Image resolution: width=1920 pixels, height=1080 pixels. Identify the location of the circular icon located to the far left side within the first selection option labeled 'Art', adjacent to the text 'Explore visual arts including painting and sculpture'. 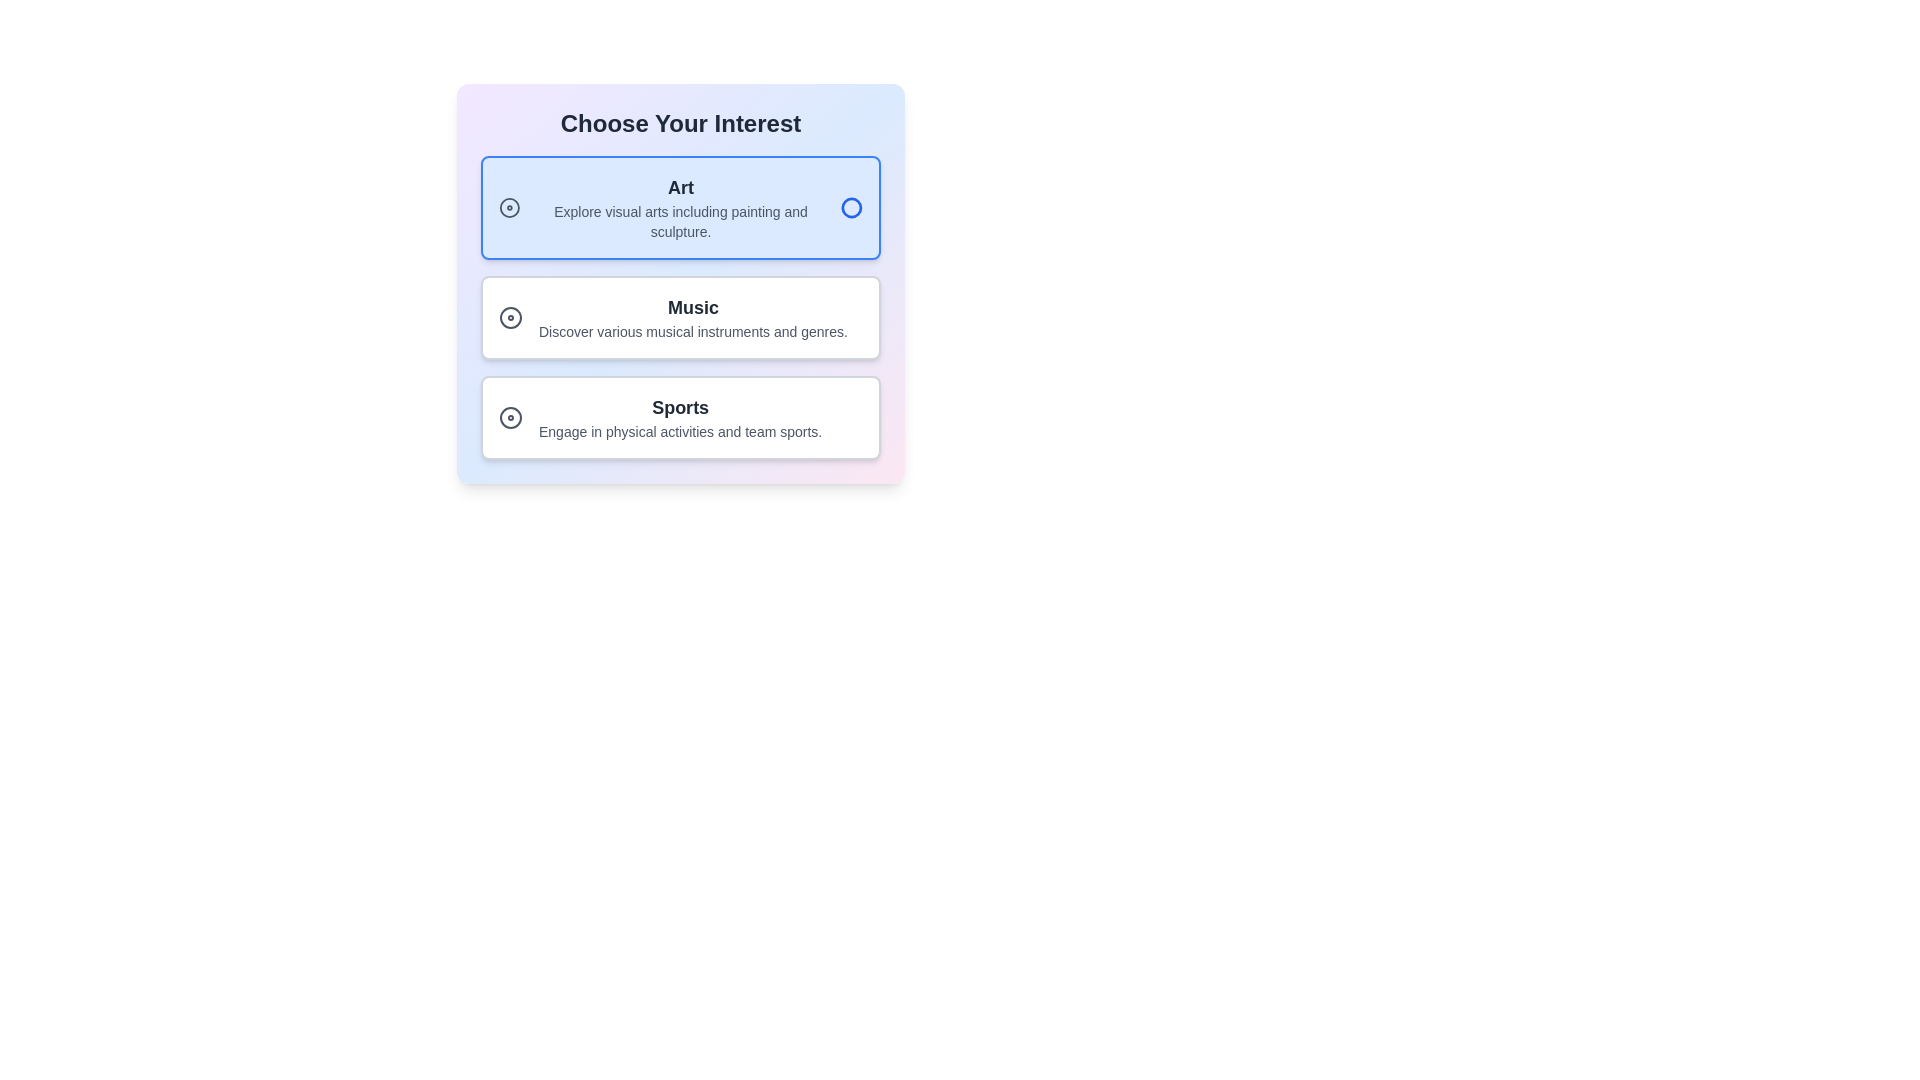
(509, 208).